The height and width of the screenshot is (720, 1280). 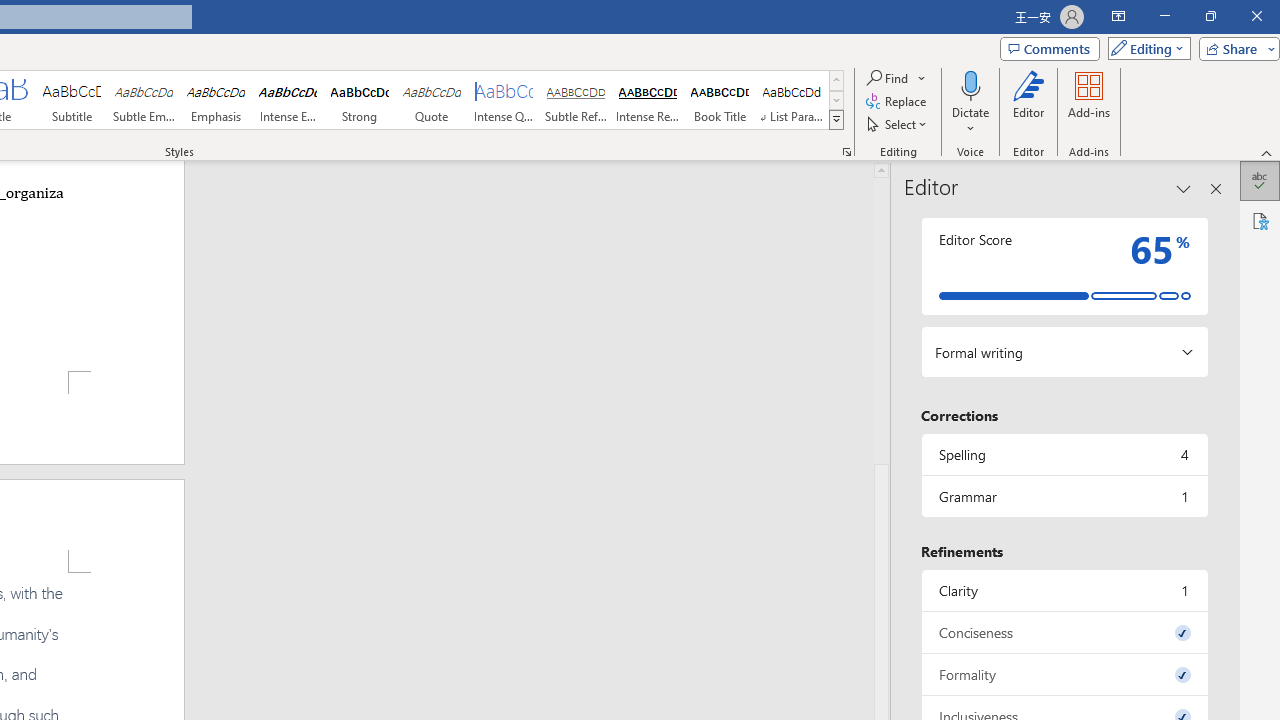 What do you see at coordinates (1063, 454) in the screenshot?
I see `'Spelling, 4 issues. Press space or enter to review items.'` at bounding box center [1063, 454].